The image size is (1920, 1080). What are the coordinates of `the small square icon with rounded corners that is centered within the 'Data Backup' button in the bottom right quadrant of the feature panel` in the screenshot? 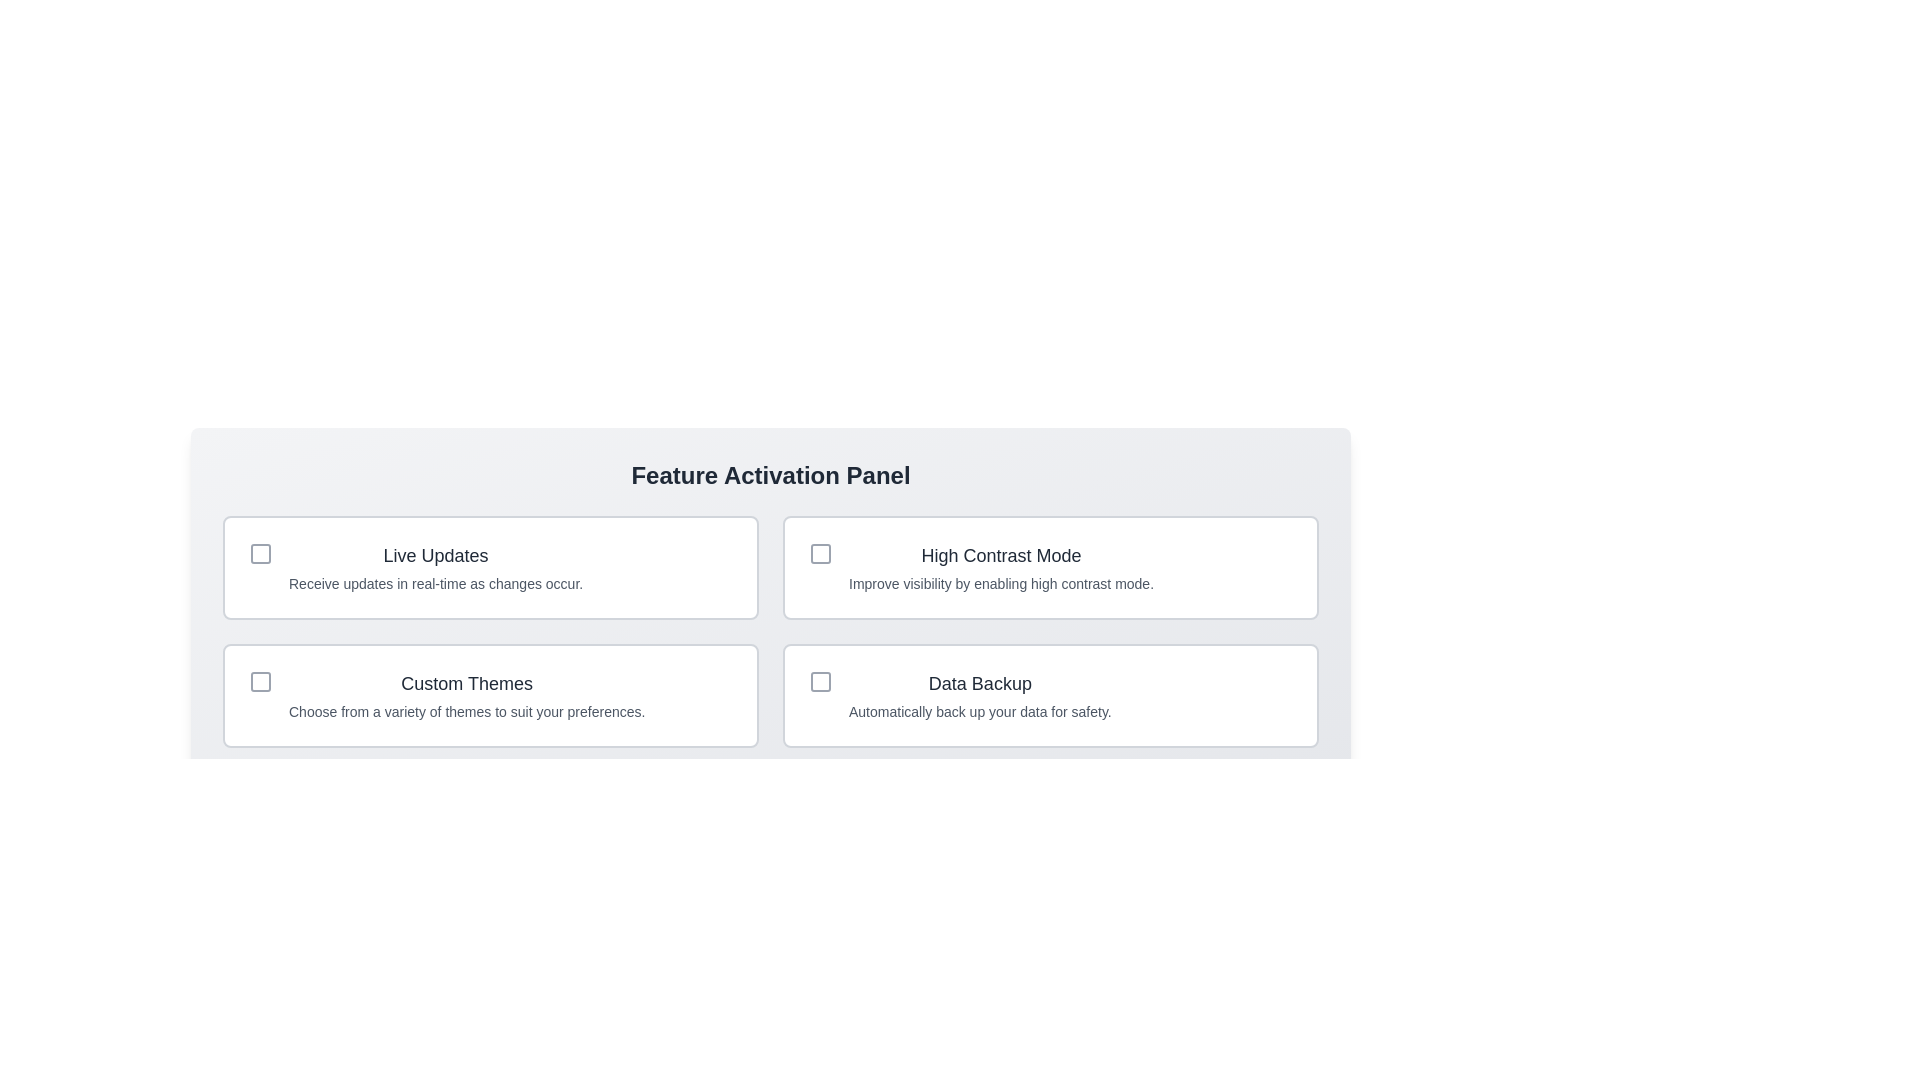 It's located at (820, 681).